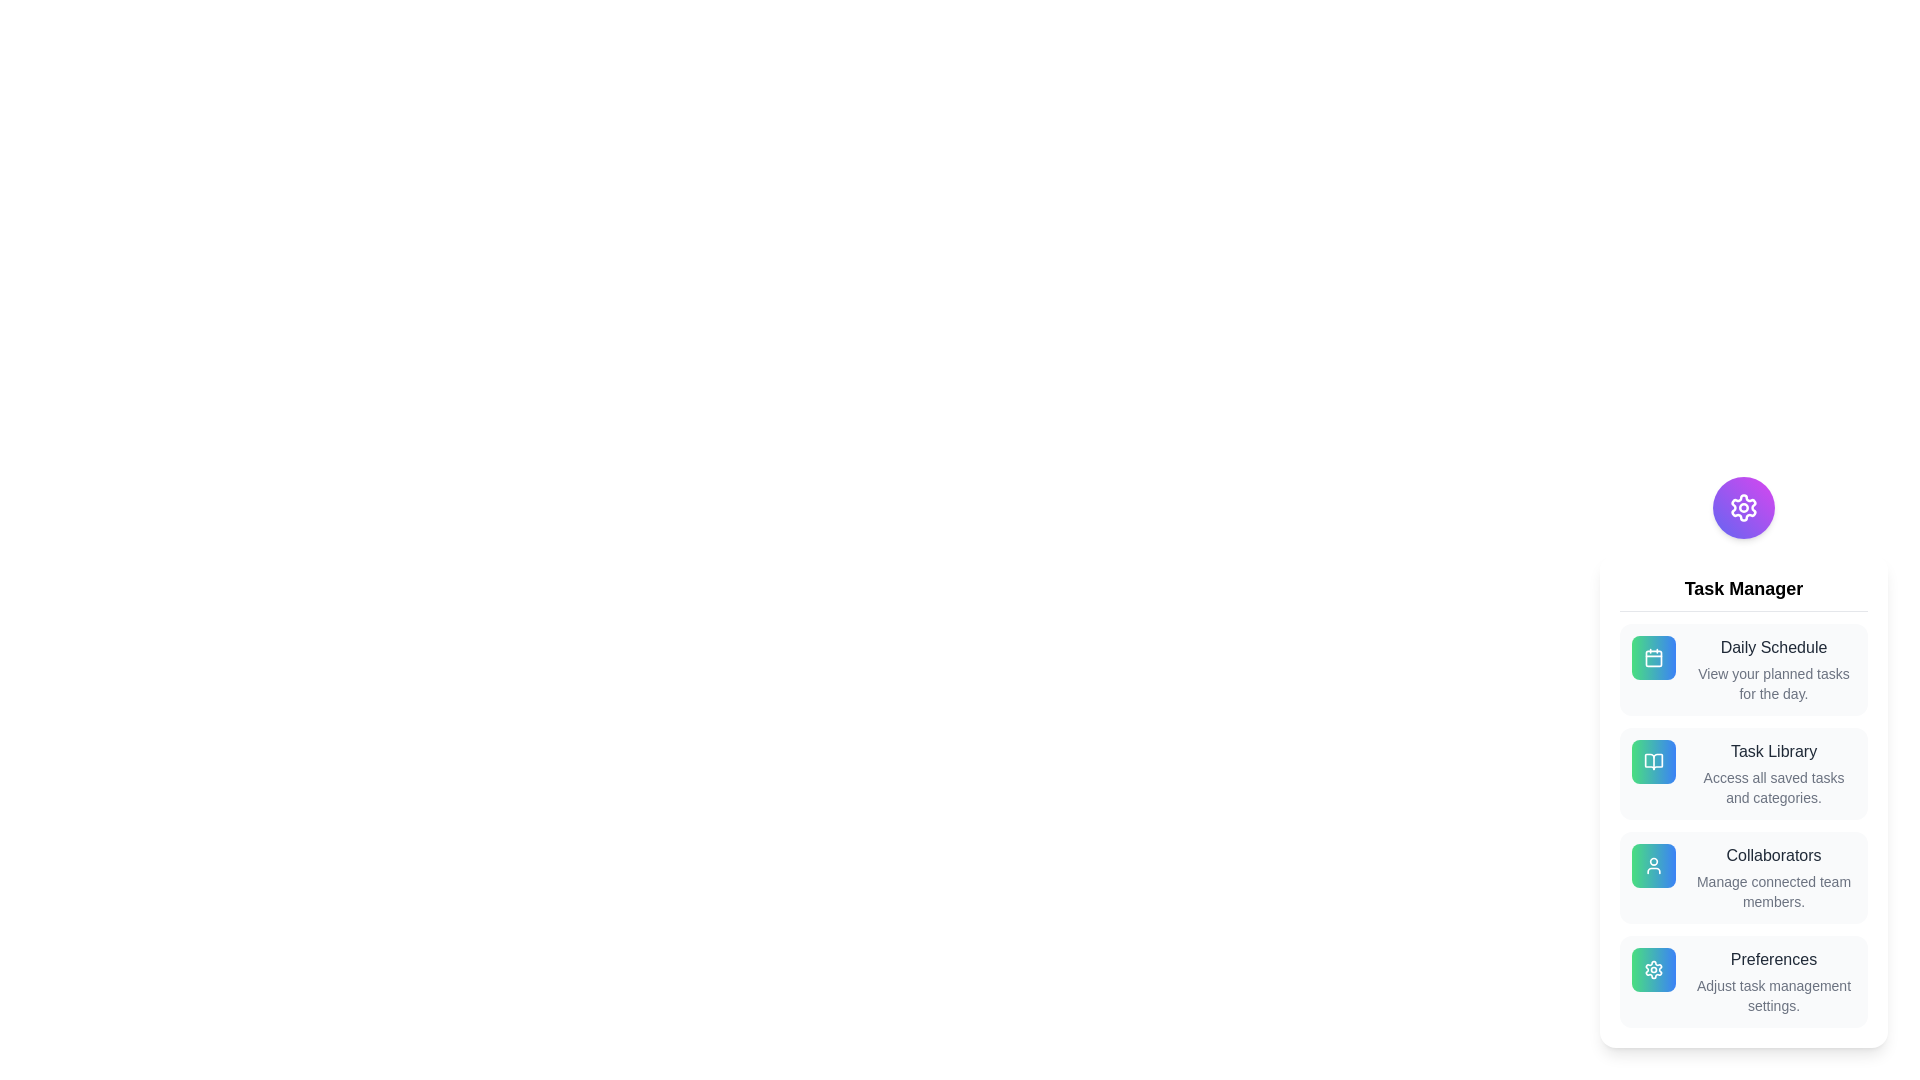 The width and height of the screenshot is (1920, 1080). Describe the element at coordinates (1742, 877) in the screenshot. I see `the 'Collaborators' option to manage team members` at that location.